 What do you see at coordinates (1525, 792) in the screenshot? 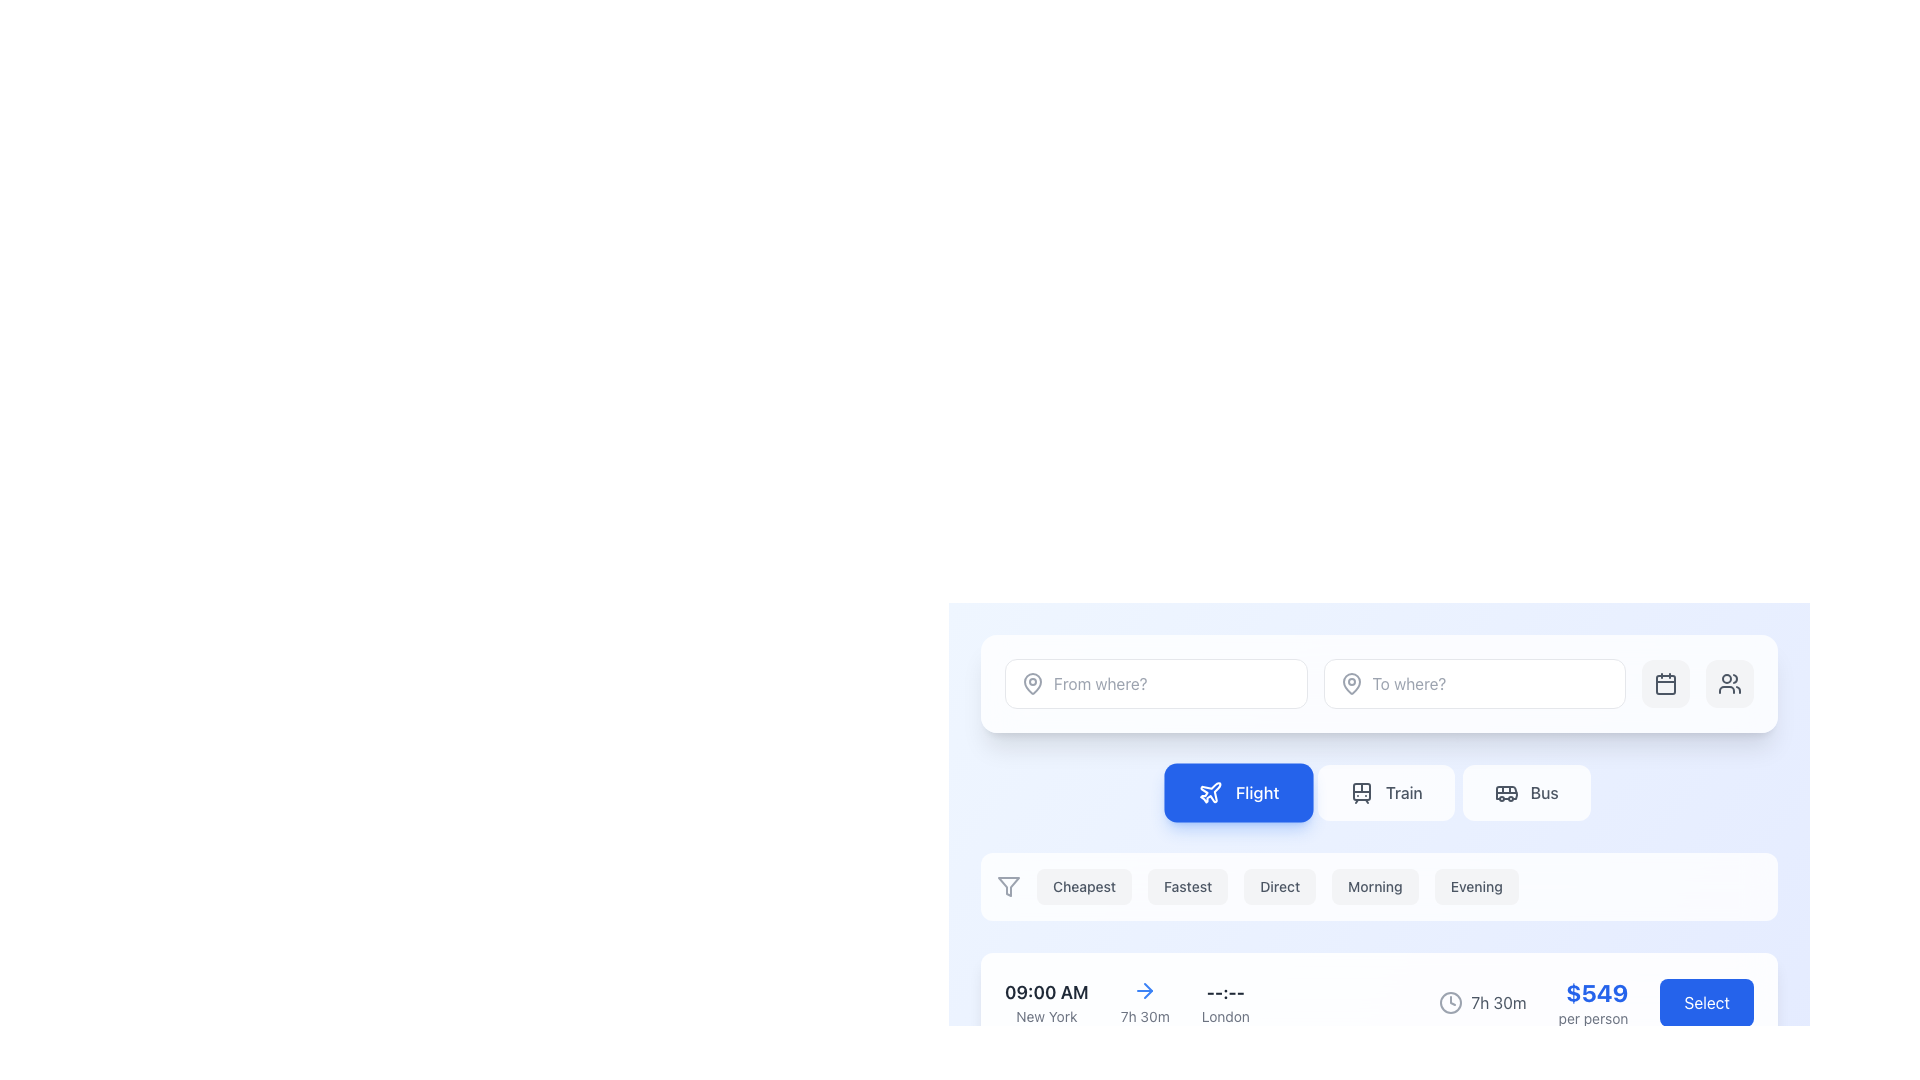
I see `the 'Bus' button, which is the last selectable tab aligned horizontally with 'Flight' and 'Train', to provide visual feedback` at bounding box center [1525, 792].